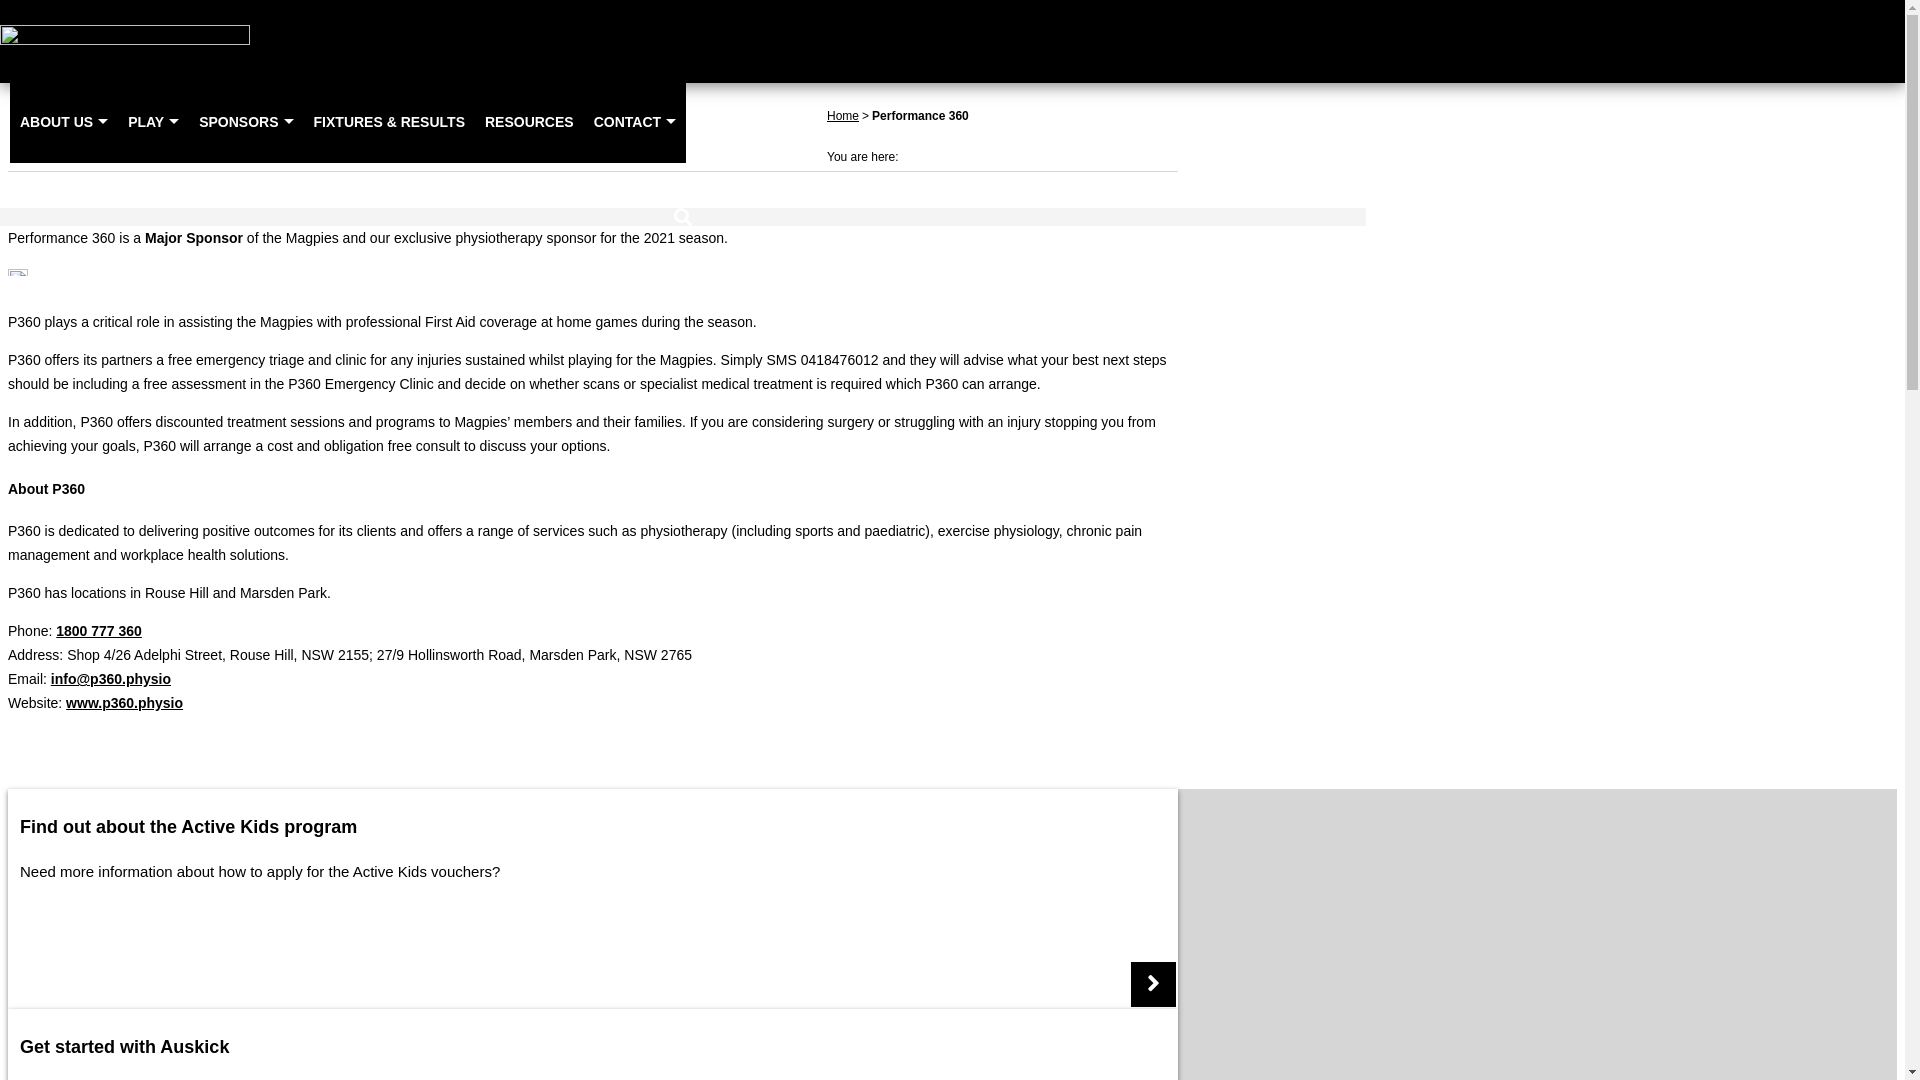  Describe the element at coordinates (302, 121) in the screenshot. I see `'FIXTURES & RESULTS'` at that location.